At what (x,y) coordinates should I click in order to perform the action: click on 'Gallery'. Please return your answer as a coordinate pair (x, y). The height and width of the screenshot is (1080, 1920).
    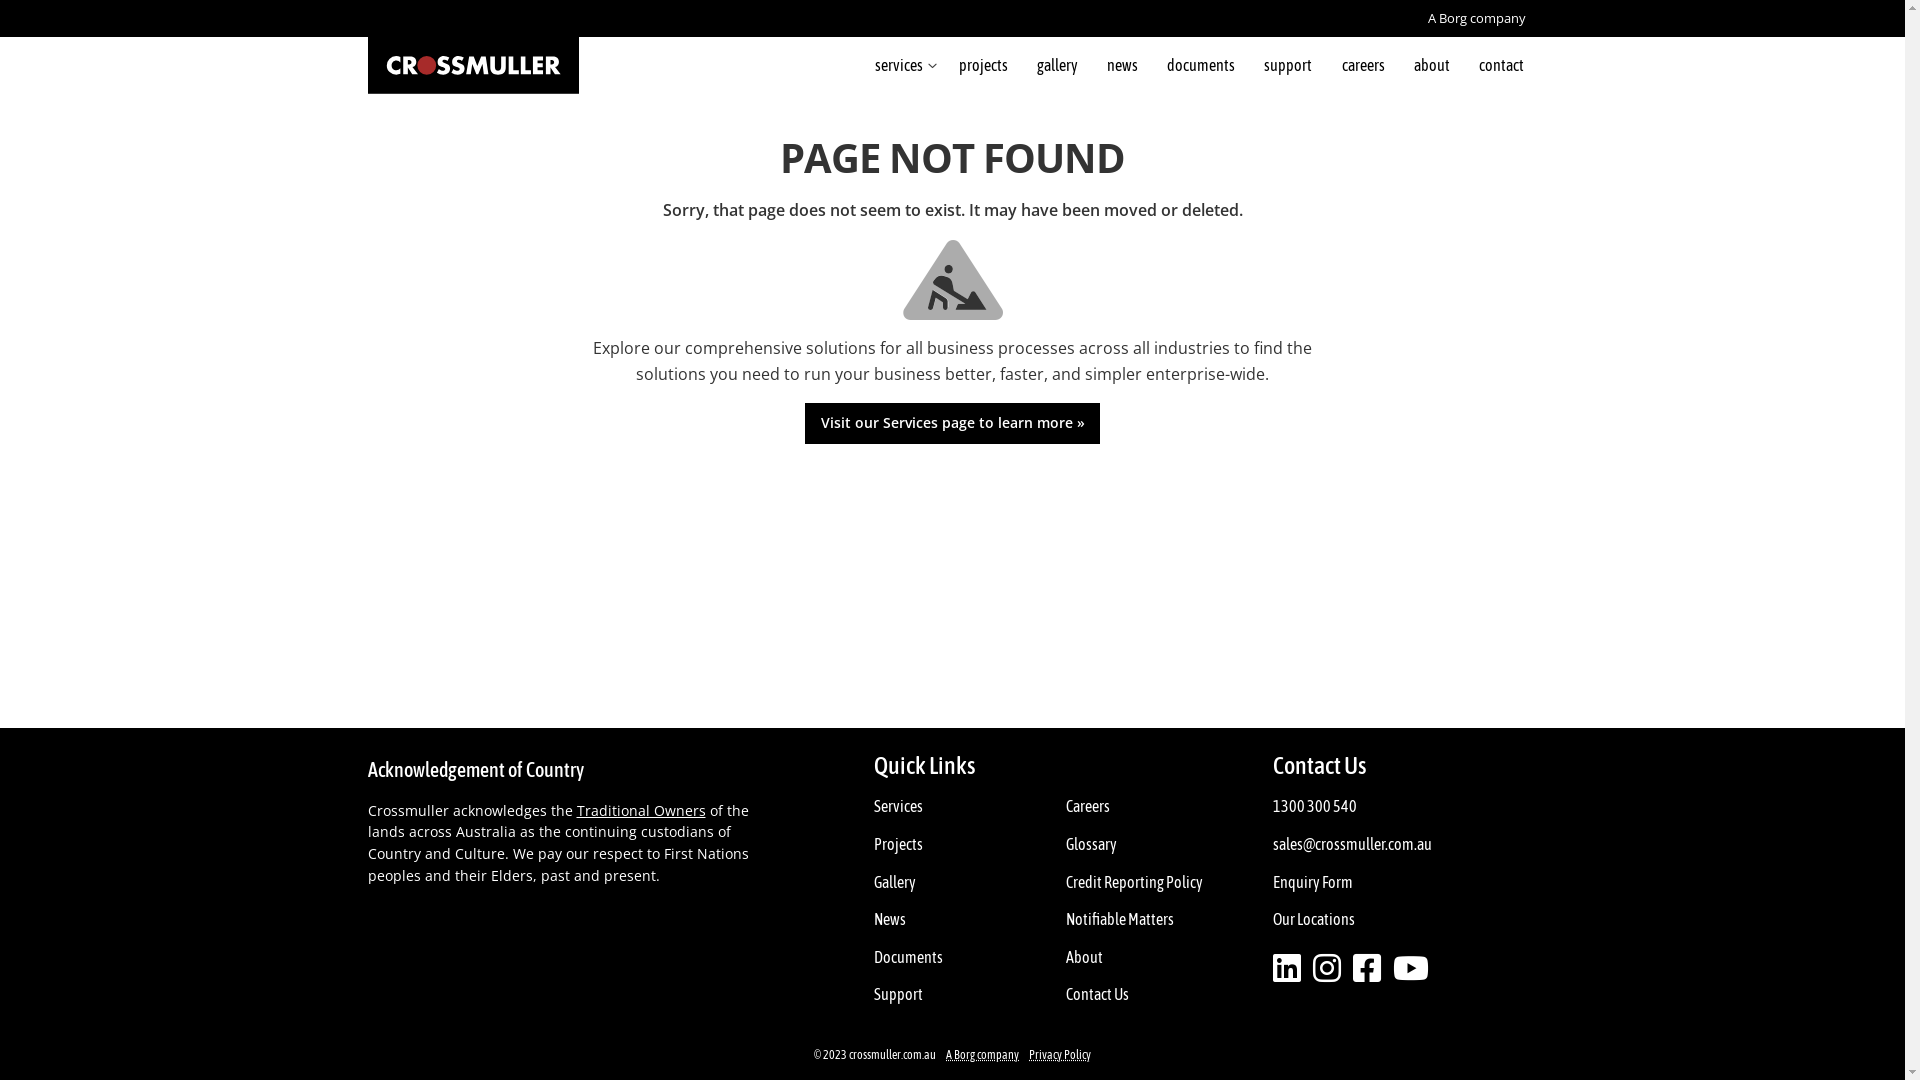
    Looking at the image, I should click on (893, 882).